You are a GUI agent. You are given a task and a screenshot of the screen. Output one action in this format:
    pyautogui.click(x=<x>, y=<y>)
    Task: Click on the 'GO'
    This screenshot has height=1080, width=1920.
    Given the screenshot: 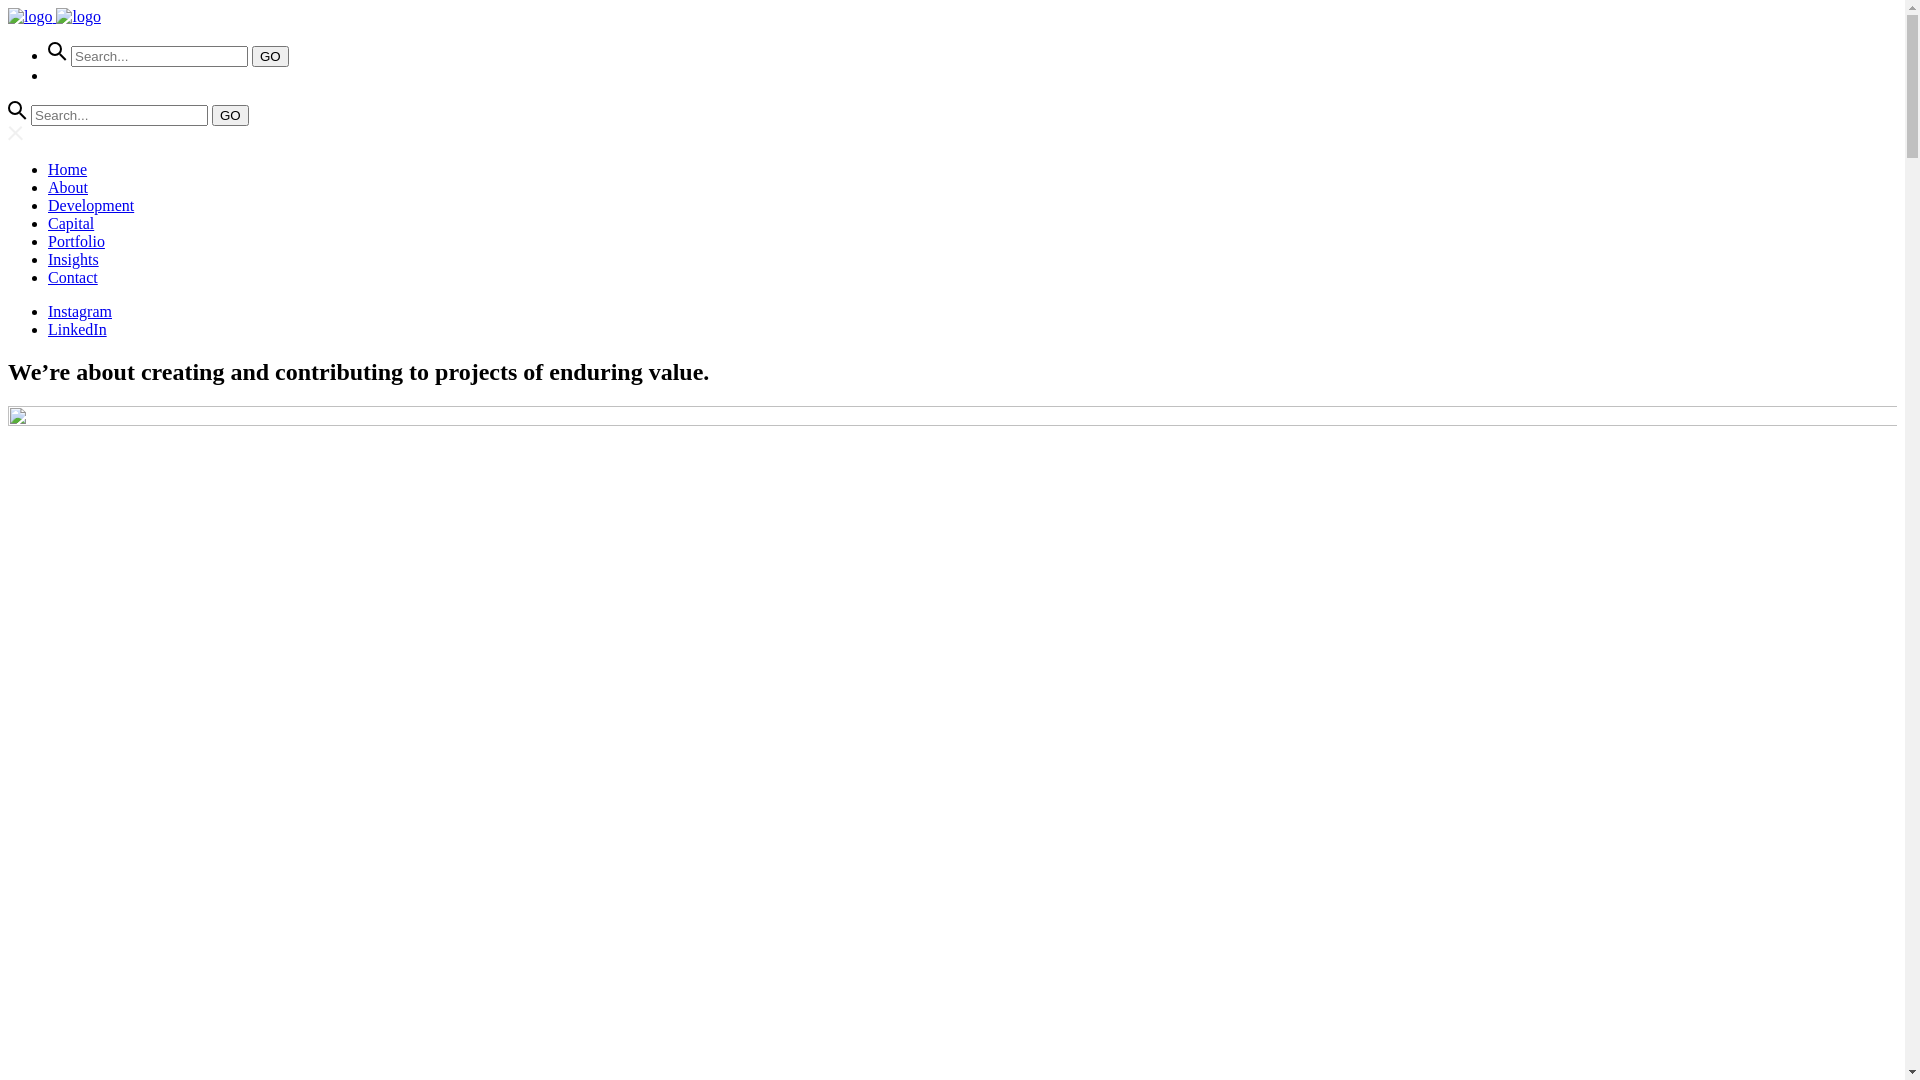 What is the action you would take?
    pyautogui.click(x=269, y=55)
    